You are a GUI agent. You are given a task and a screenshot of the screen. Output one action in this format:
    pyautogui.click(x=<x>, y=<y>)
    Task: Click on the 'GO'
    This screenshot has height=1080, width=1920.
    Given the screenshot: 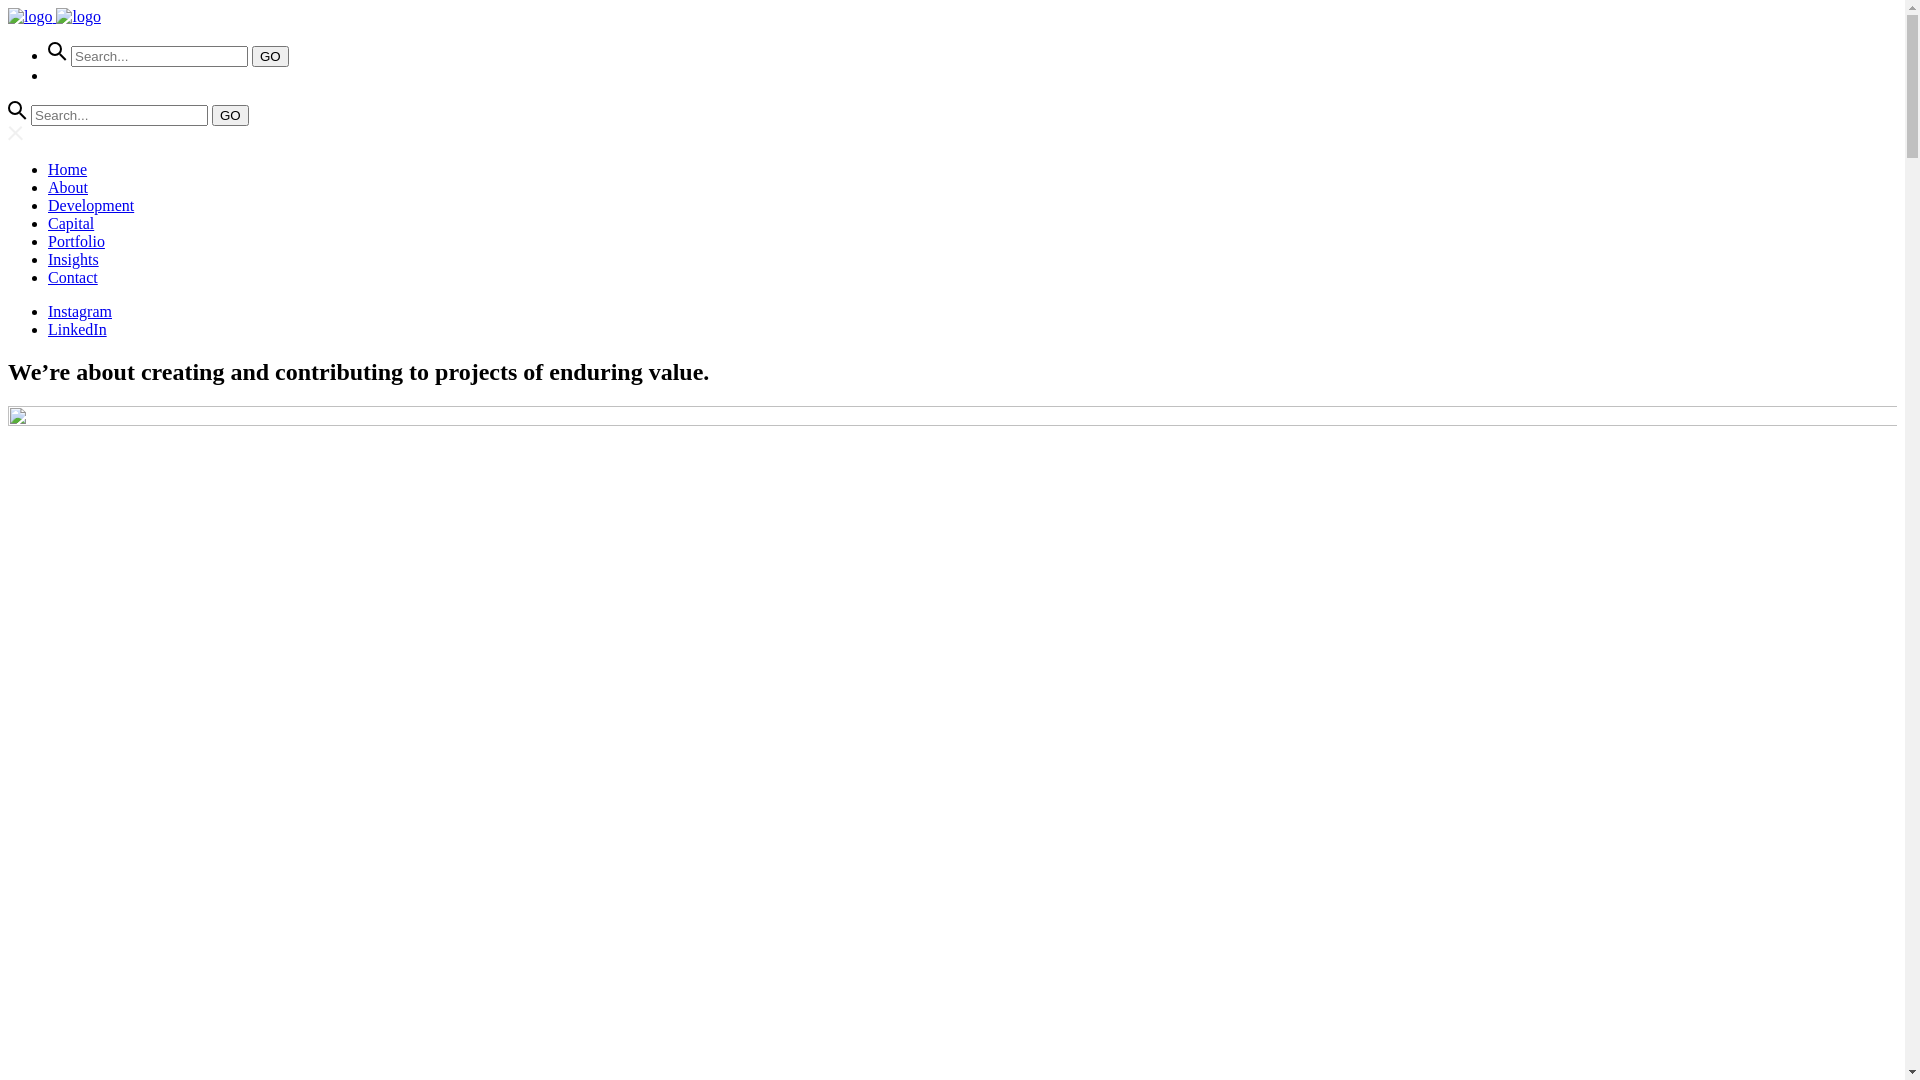 What is the action you would take?
    pyautogui.click(x=269, y=55)
    